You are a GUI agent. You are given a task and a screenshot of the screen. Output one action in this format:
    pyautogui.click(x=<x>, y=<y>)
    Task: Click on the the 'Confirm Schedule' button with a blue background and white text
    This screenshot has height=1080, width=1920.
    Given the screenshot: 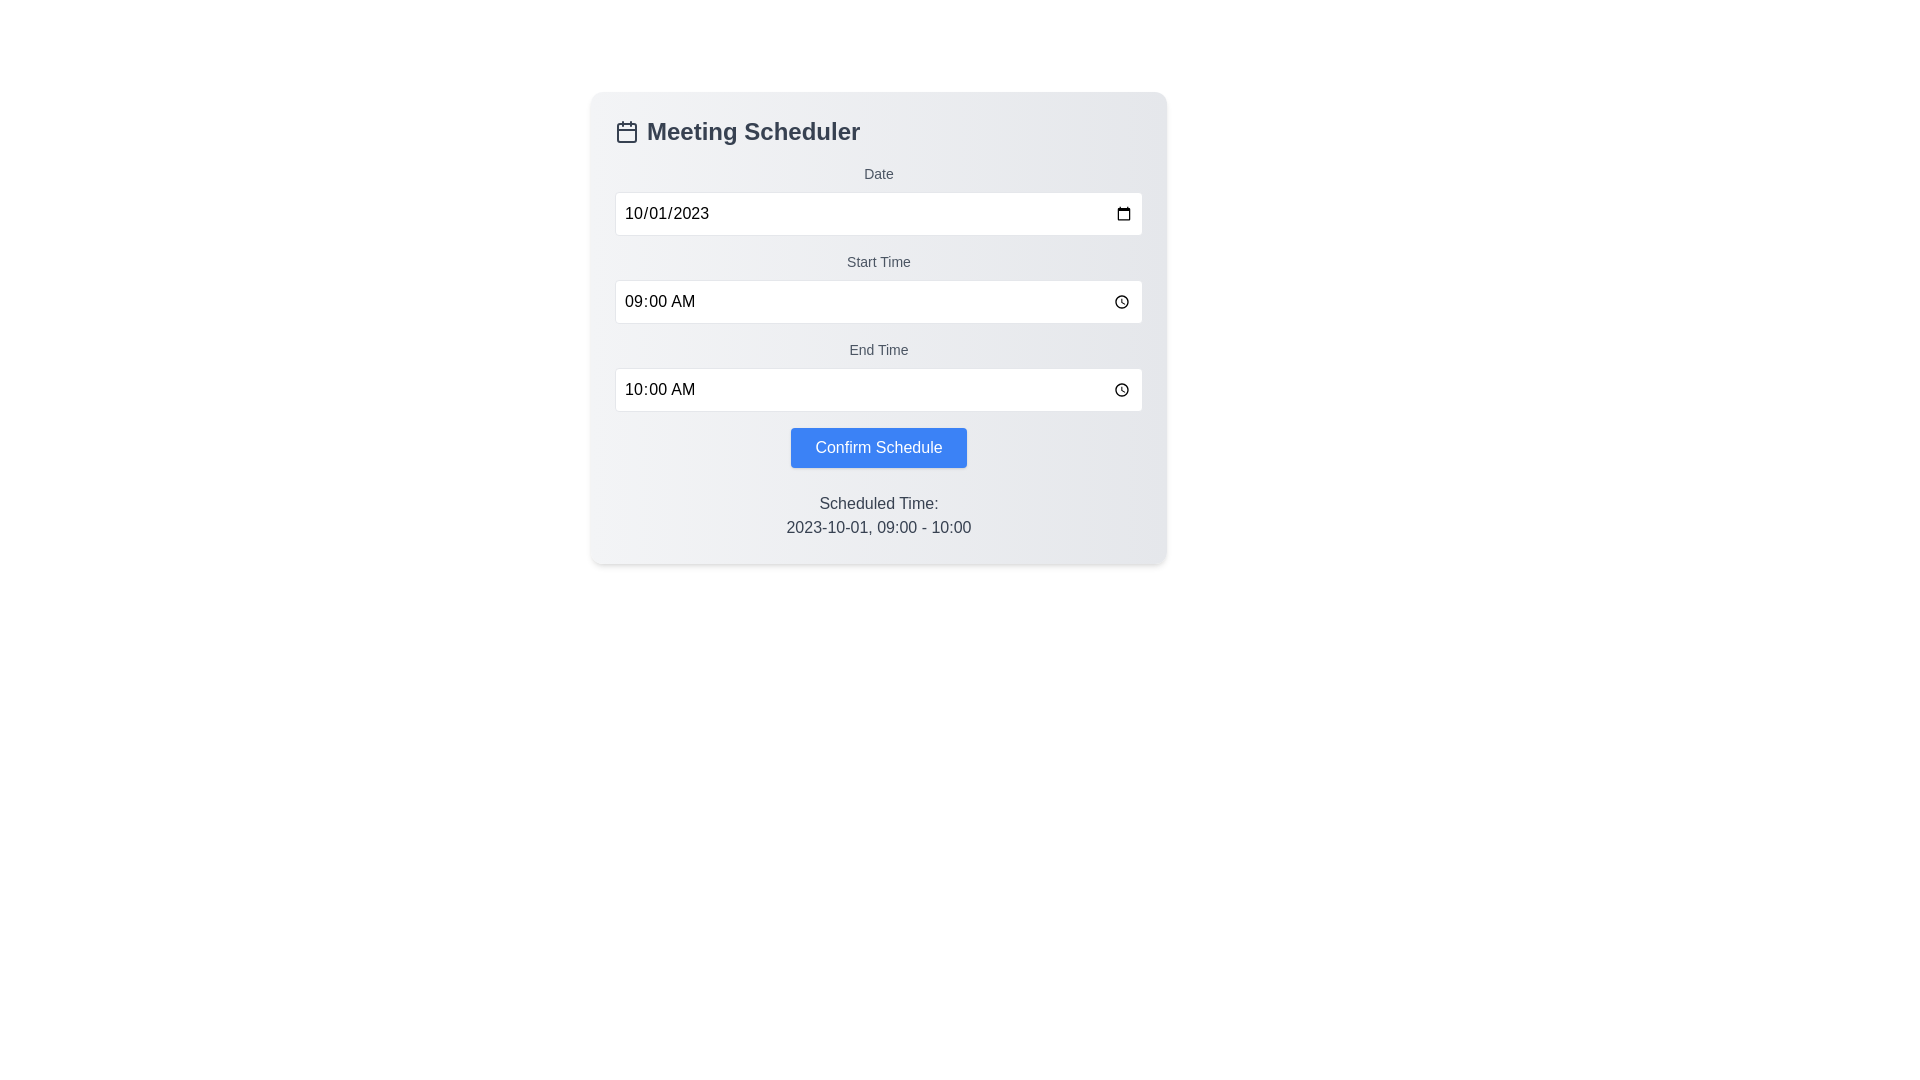 What is the action you would take?
    pyautogui.click(x=878, y=446)
    